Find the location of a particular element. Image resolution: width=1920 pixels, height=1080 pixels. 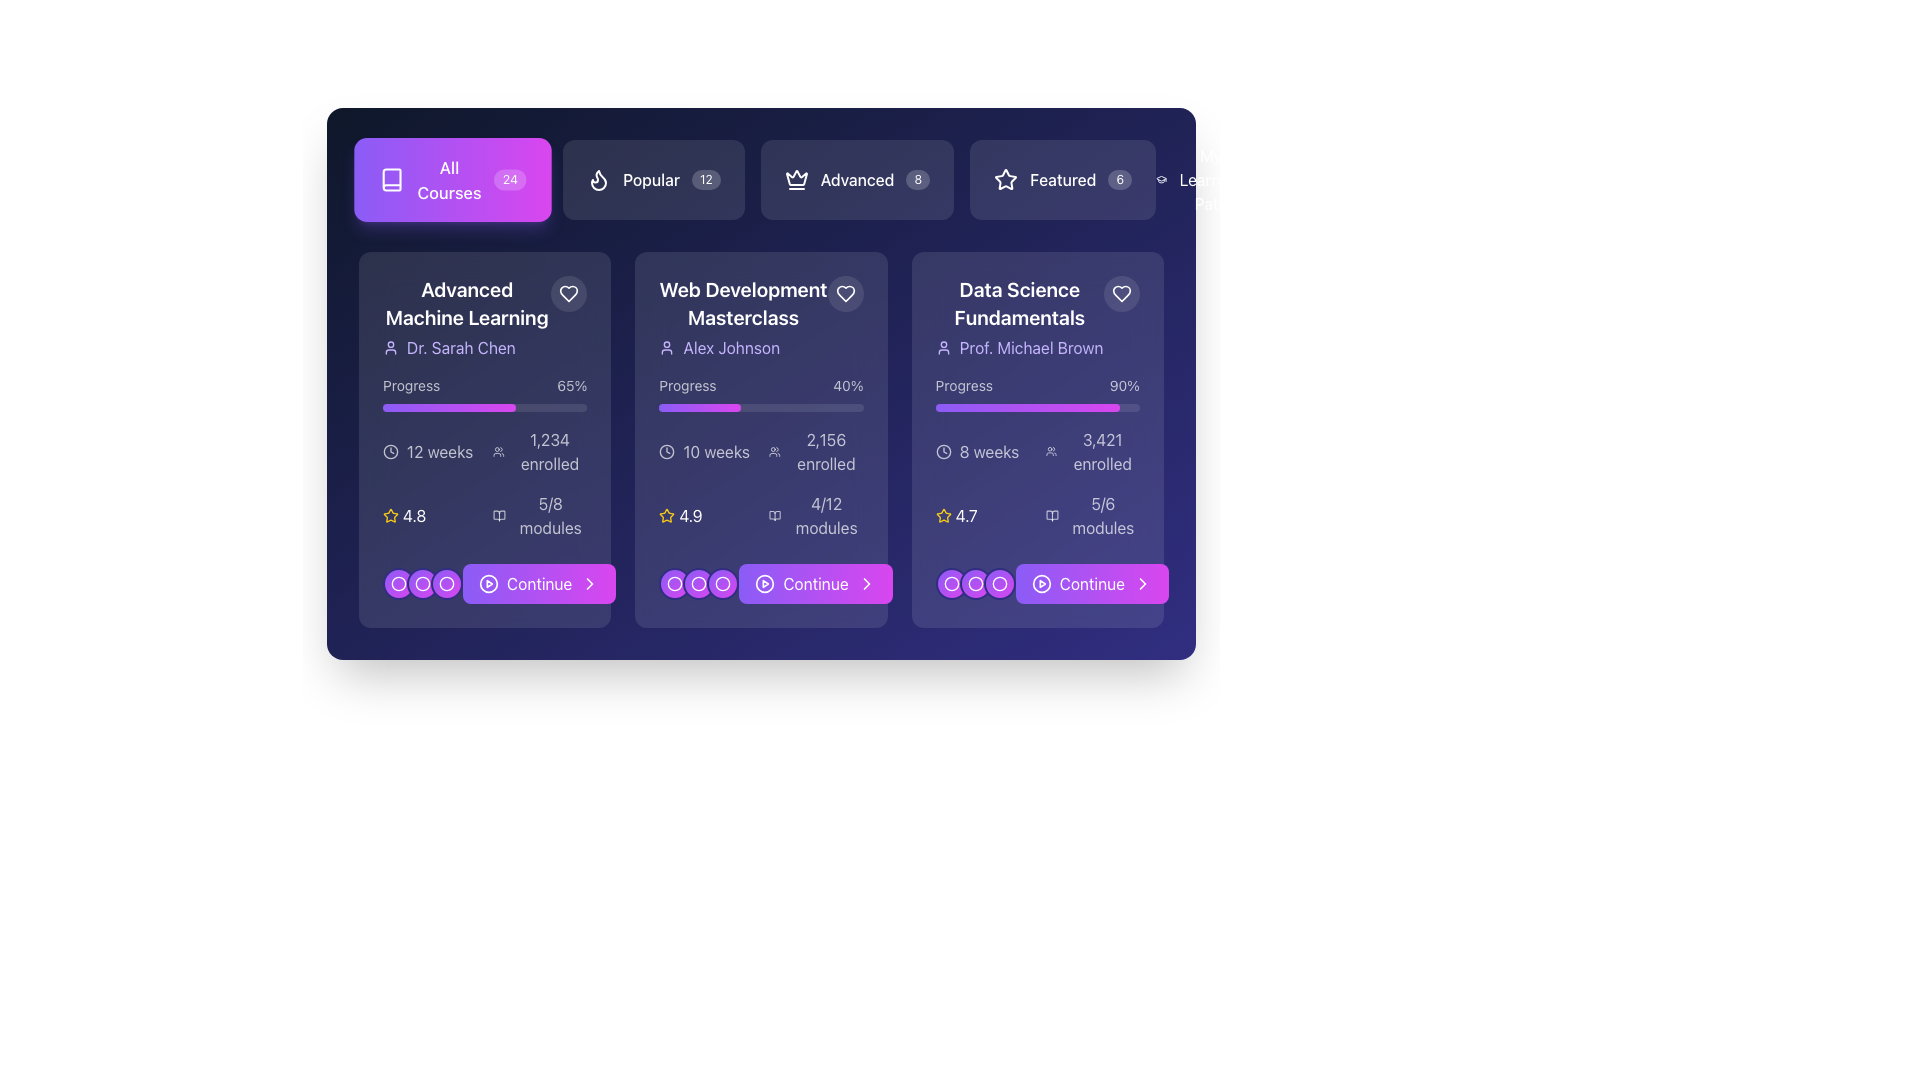

the play or continue icon located to the left of the 'Continue' text within the gradient purple button below the 'Advanced Machine Learning' course card is located at coordinates (489, 583).